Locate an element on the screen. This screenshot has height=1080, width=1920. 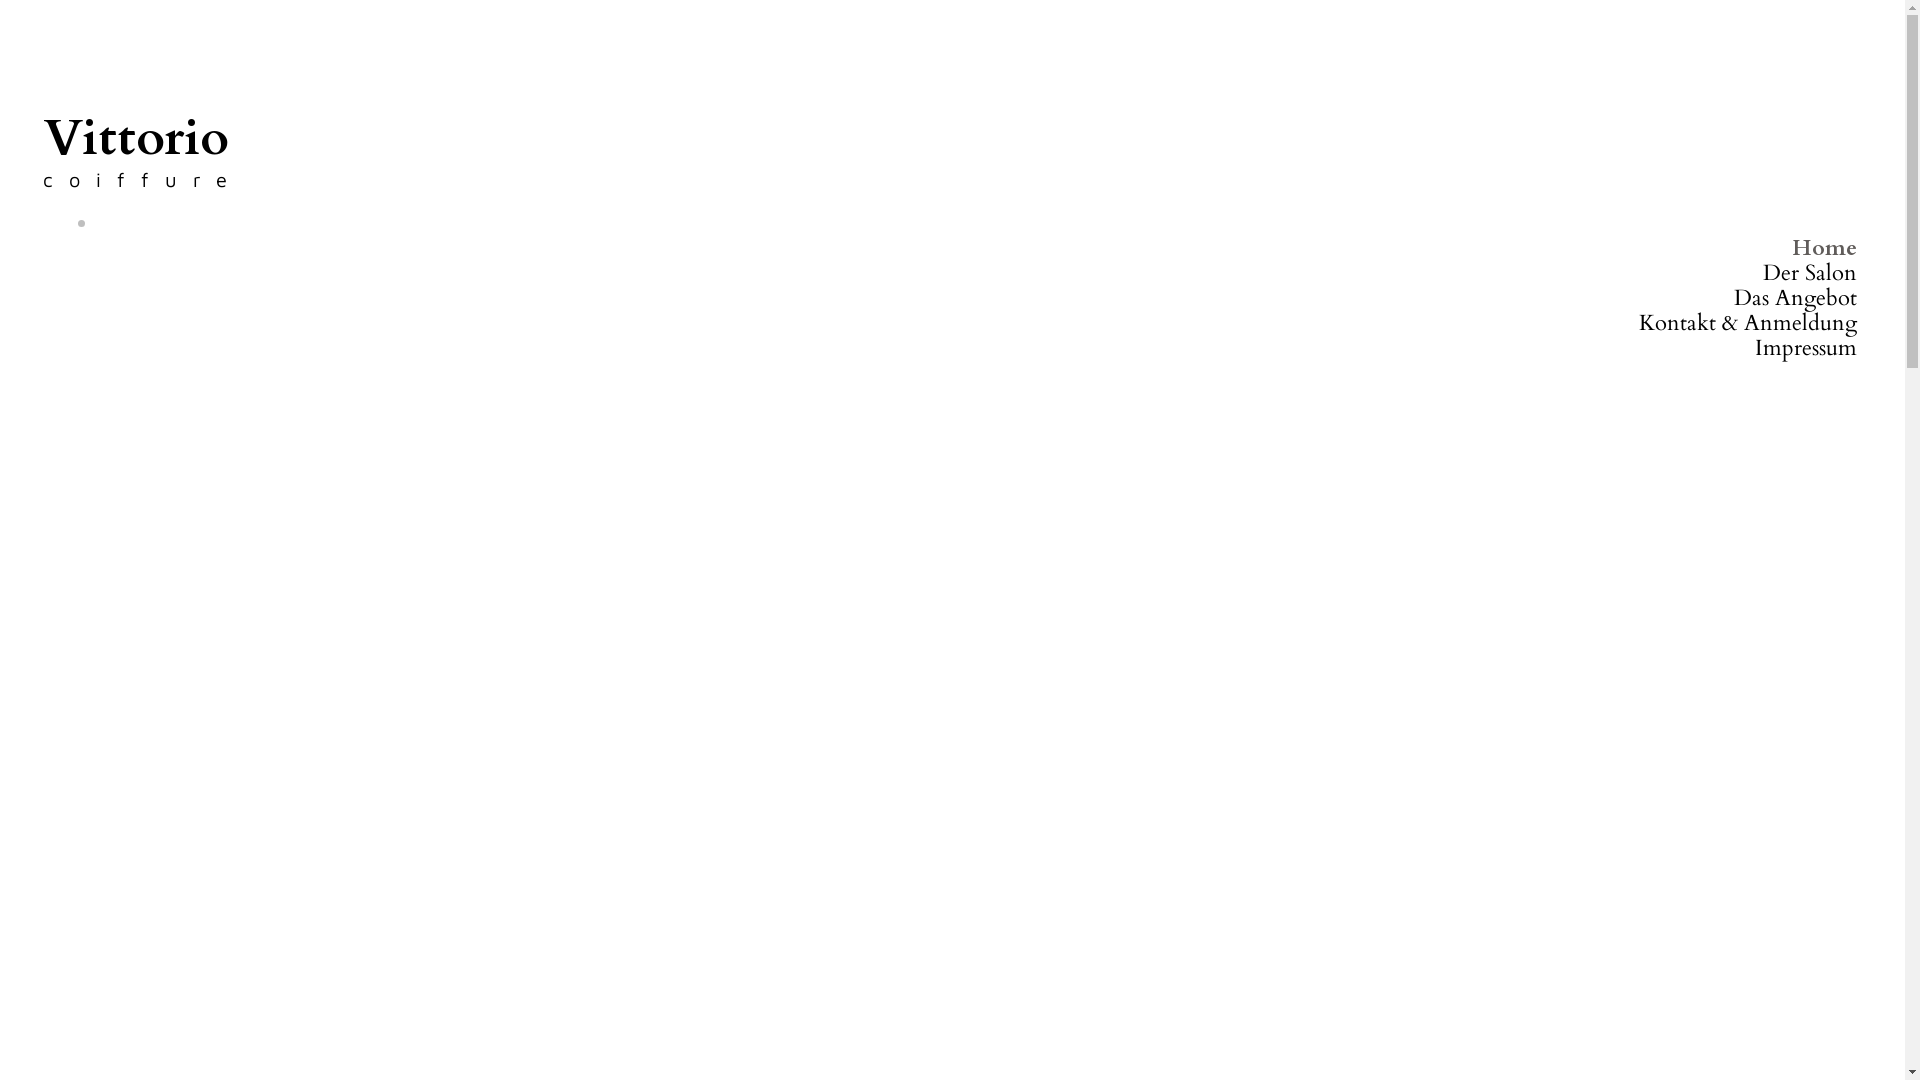
'Home' is located at coordinates (1824, 246).